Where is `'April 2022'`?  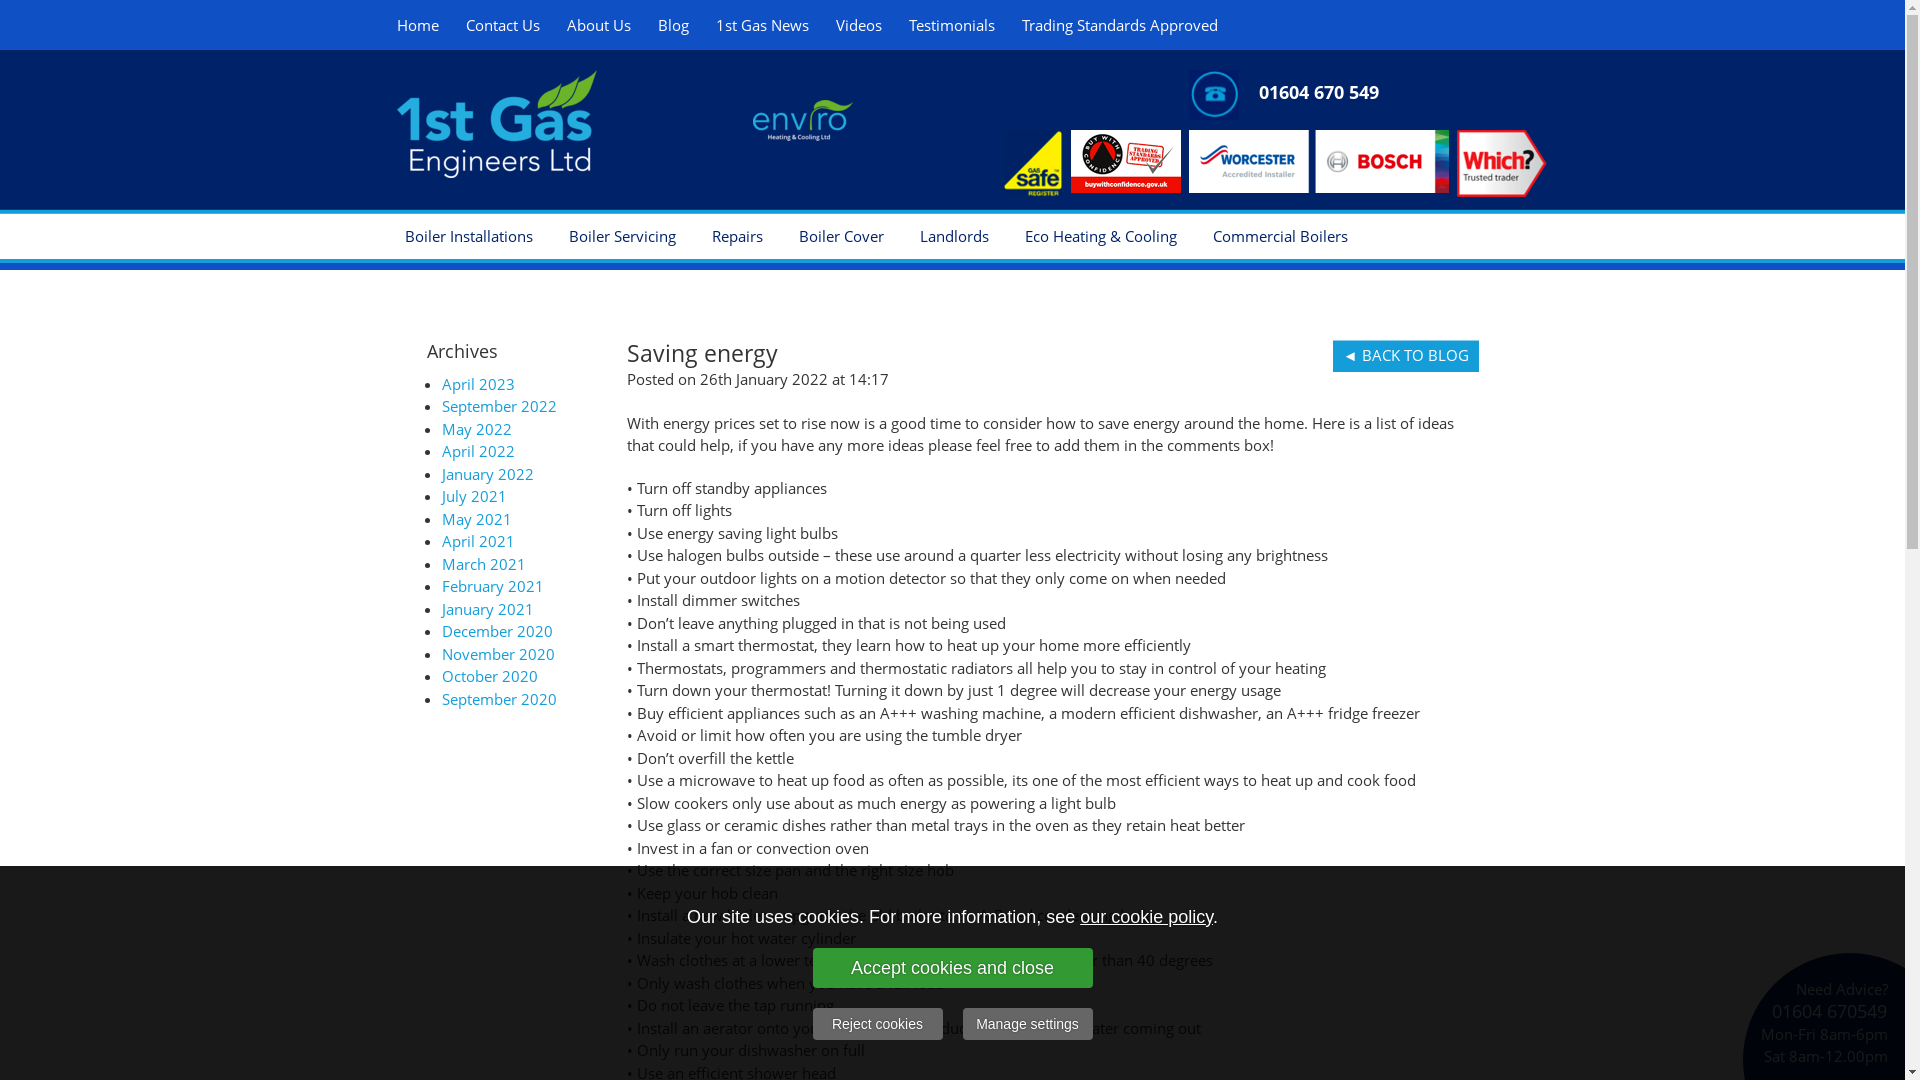
'April 2022' is located at coordinates (477, 451).